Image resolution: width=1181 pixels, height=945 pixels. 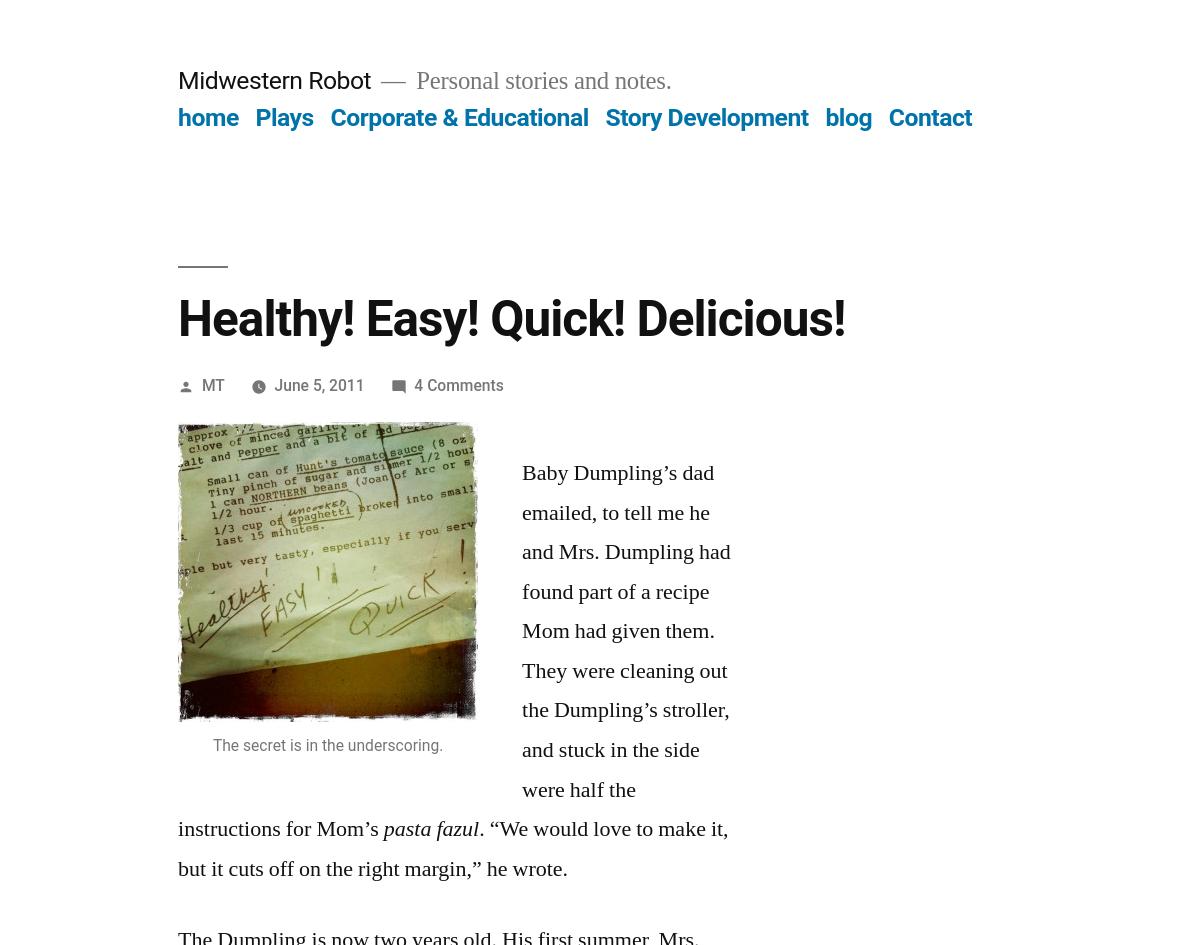 I want to click on 'June 5, 2011', so click(x=317, y=383).